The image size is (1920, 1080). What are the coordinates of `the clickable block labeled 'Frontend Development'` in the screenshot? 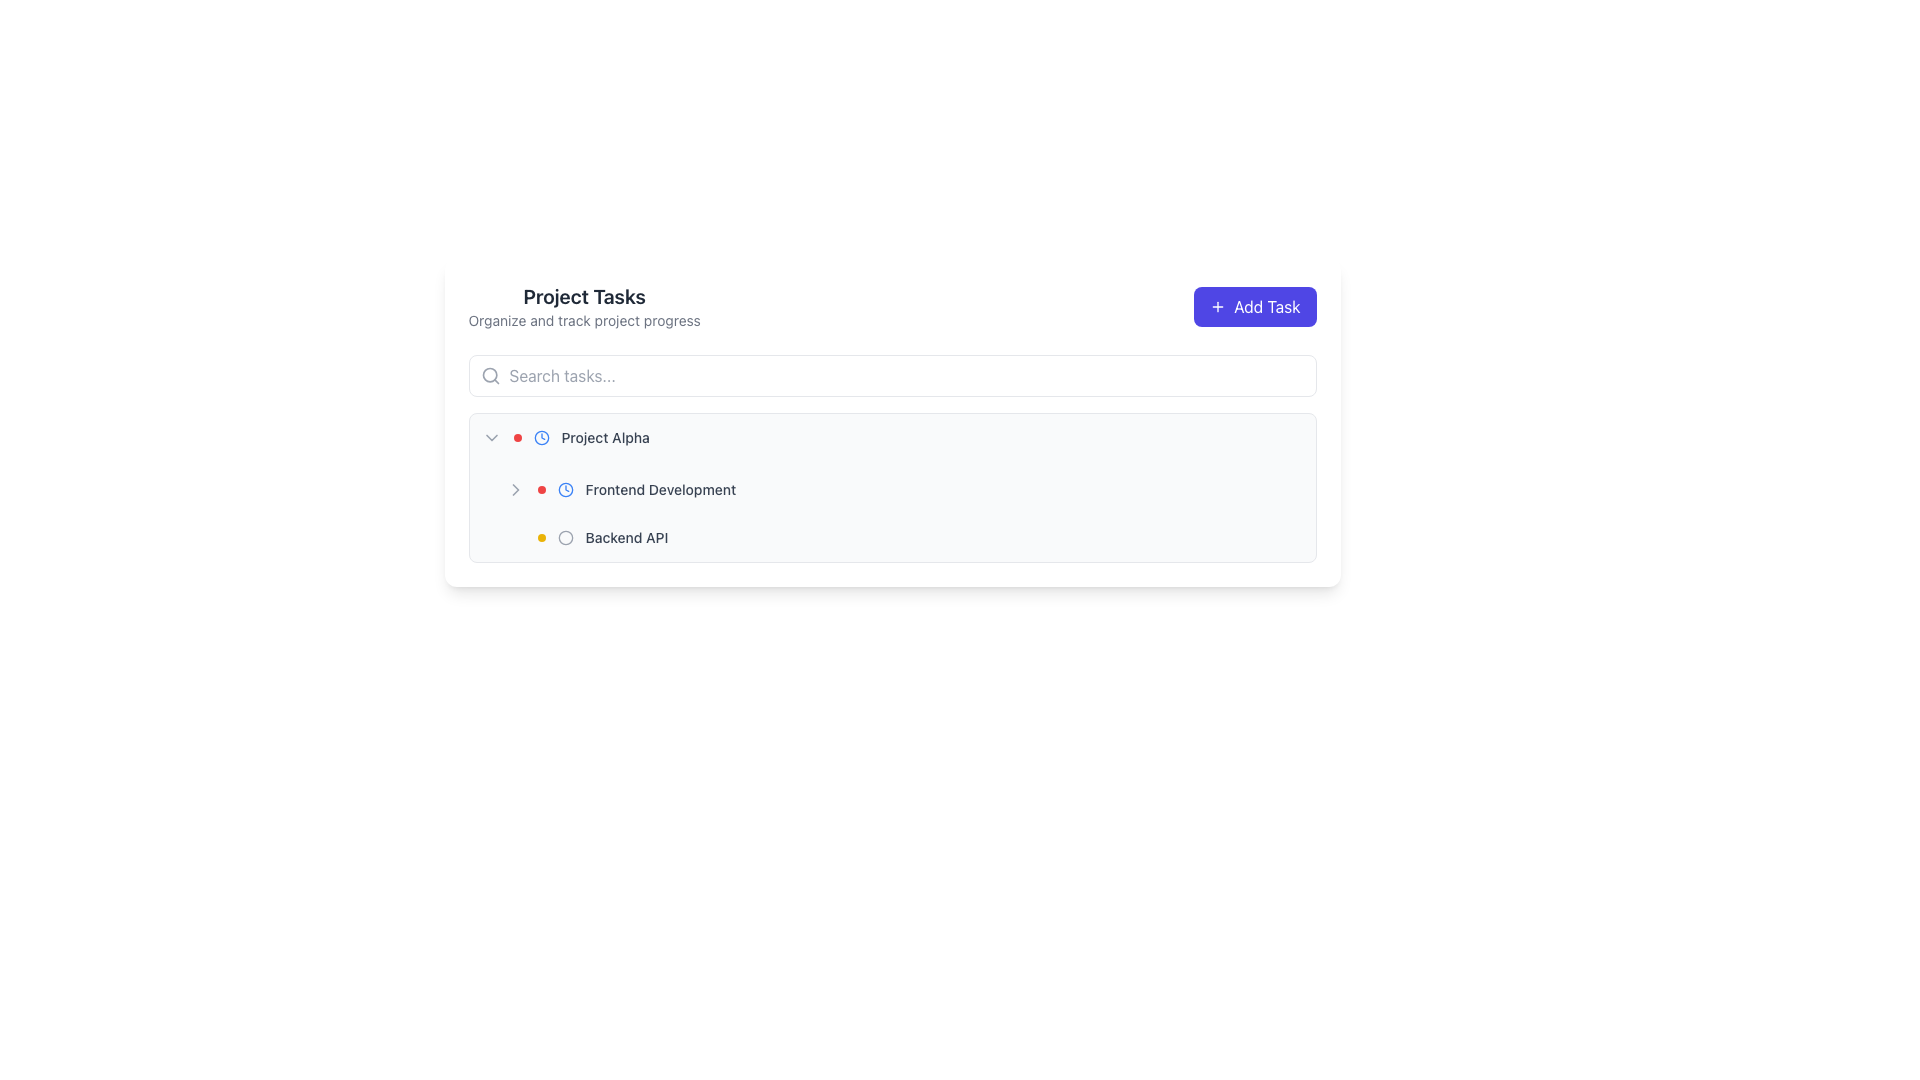 It's located at (903, 489).